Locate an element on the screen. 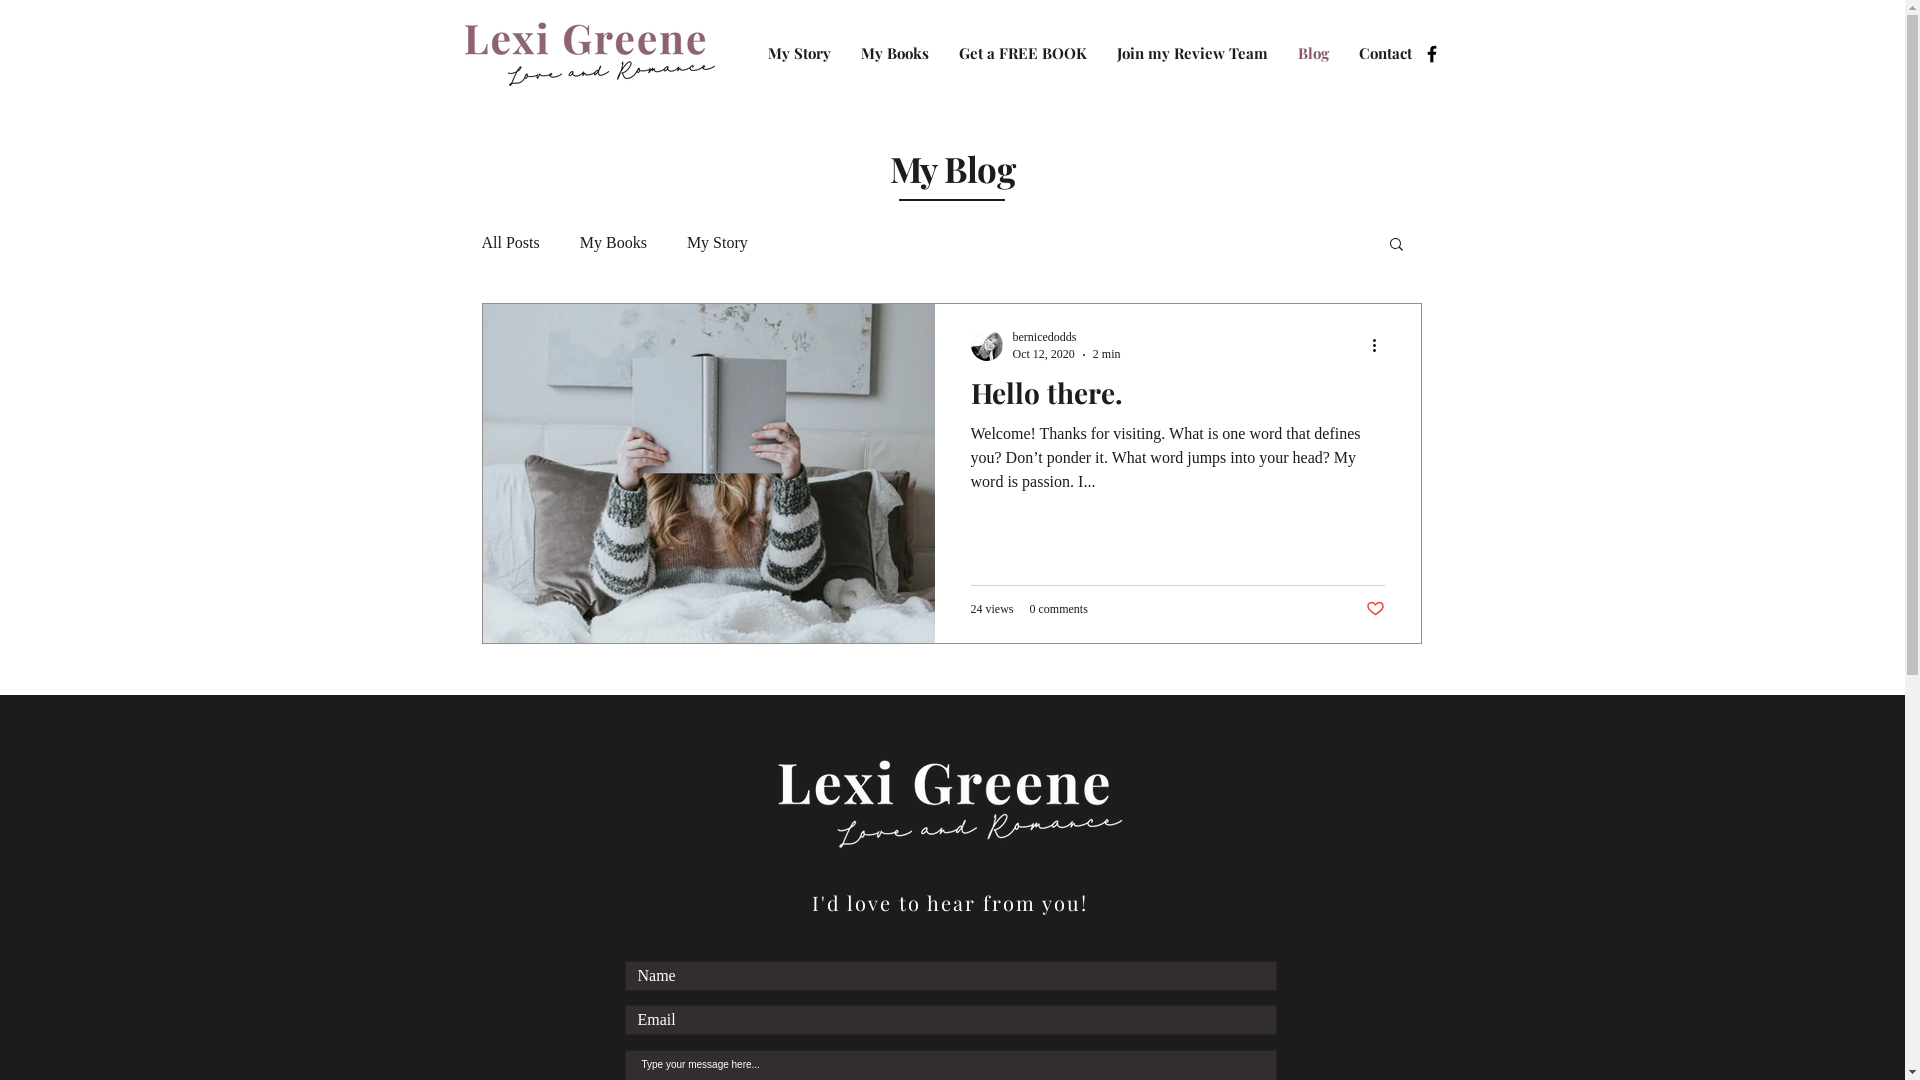 The height and width of the screenshot is (1080, 1920). 'bernicedodds' is located at coordinates (1012, 336).